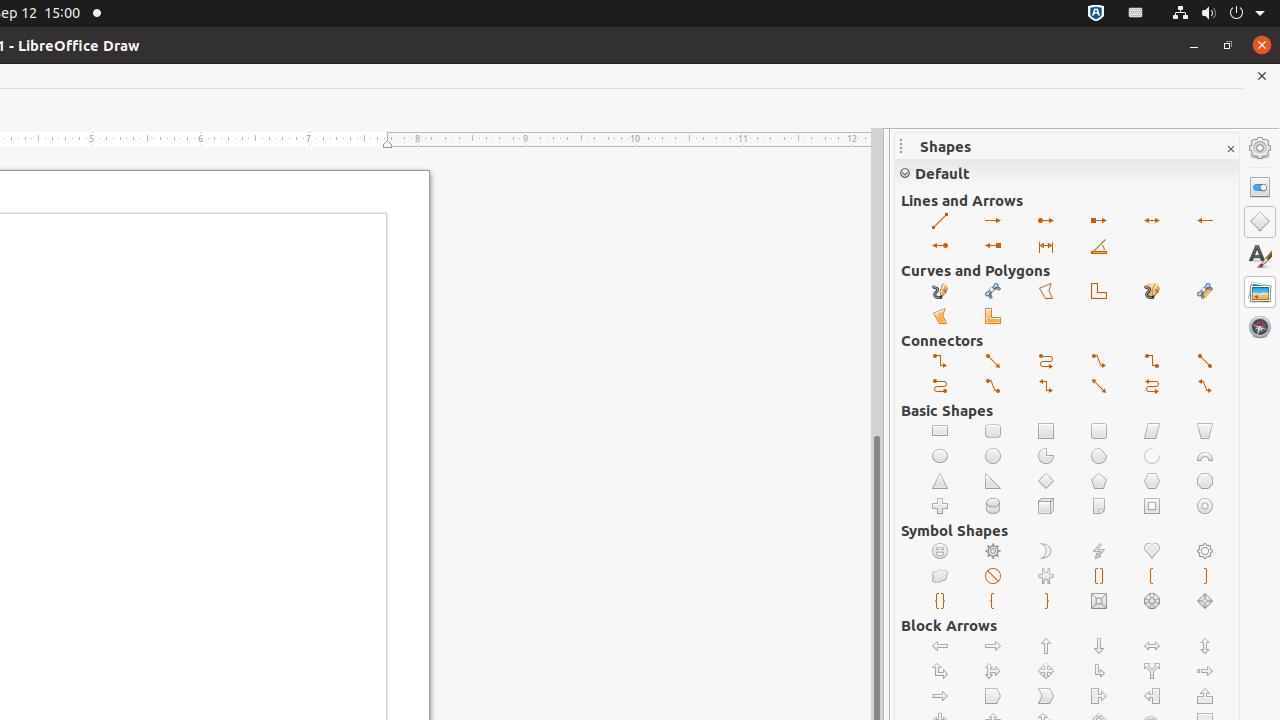  Describe the element at coordinates (1204, 505) in the screenshot. I see `'Ring'` at that location.